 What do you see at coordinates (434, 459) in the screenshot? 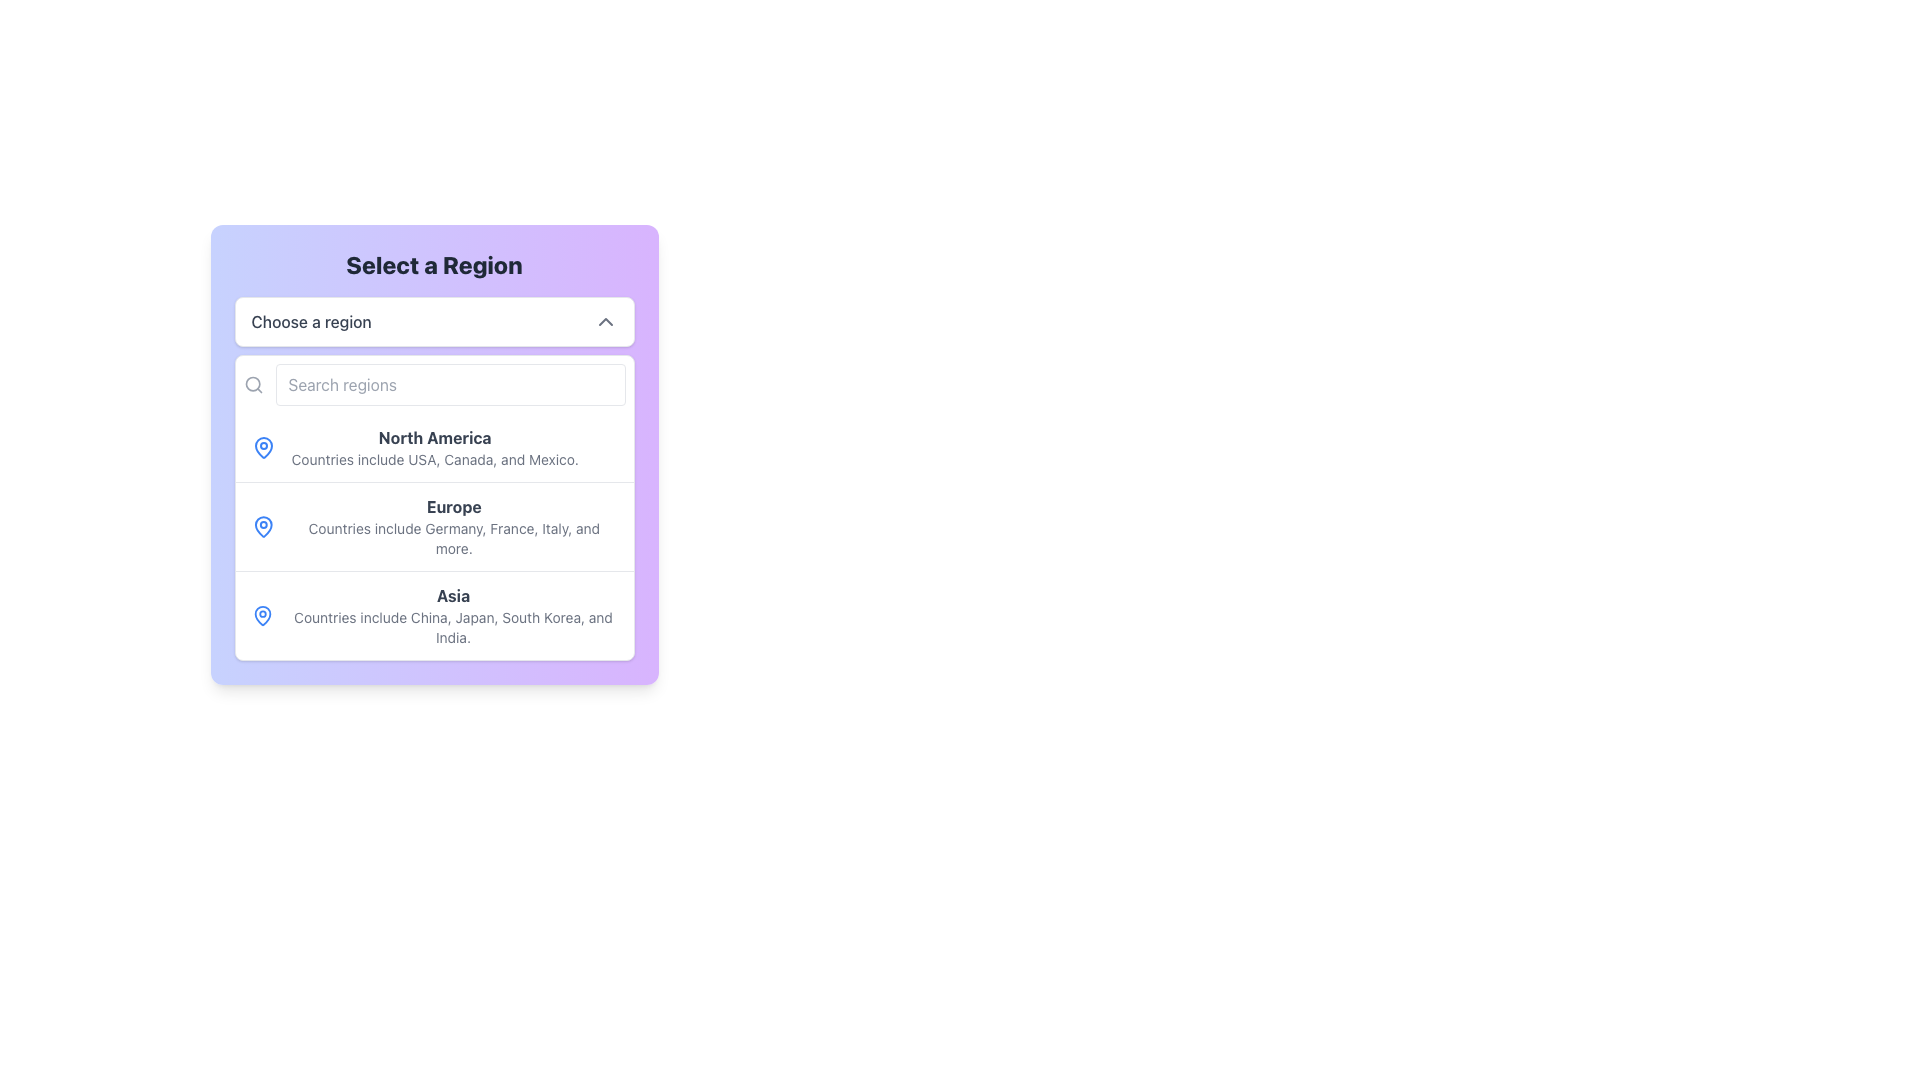
I see `the text label displaying 'Countries include USA, Canada, and Mexico.' which is styled in a smaller font size and light gray color, located directly beneath 'North America' in the 'Select a Region' modal` at bounding box center [434, 459].